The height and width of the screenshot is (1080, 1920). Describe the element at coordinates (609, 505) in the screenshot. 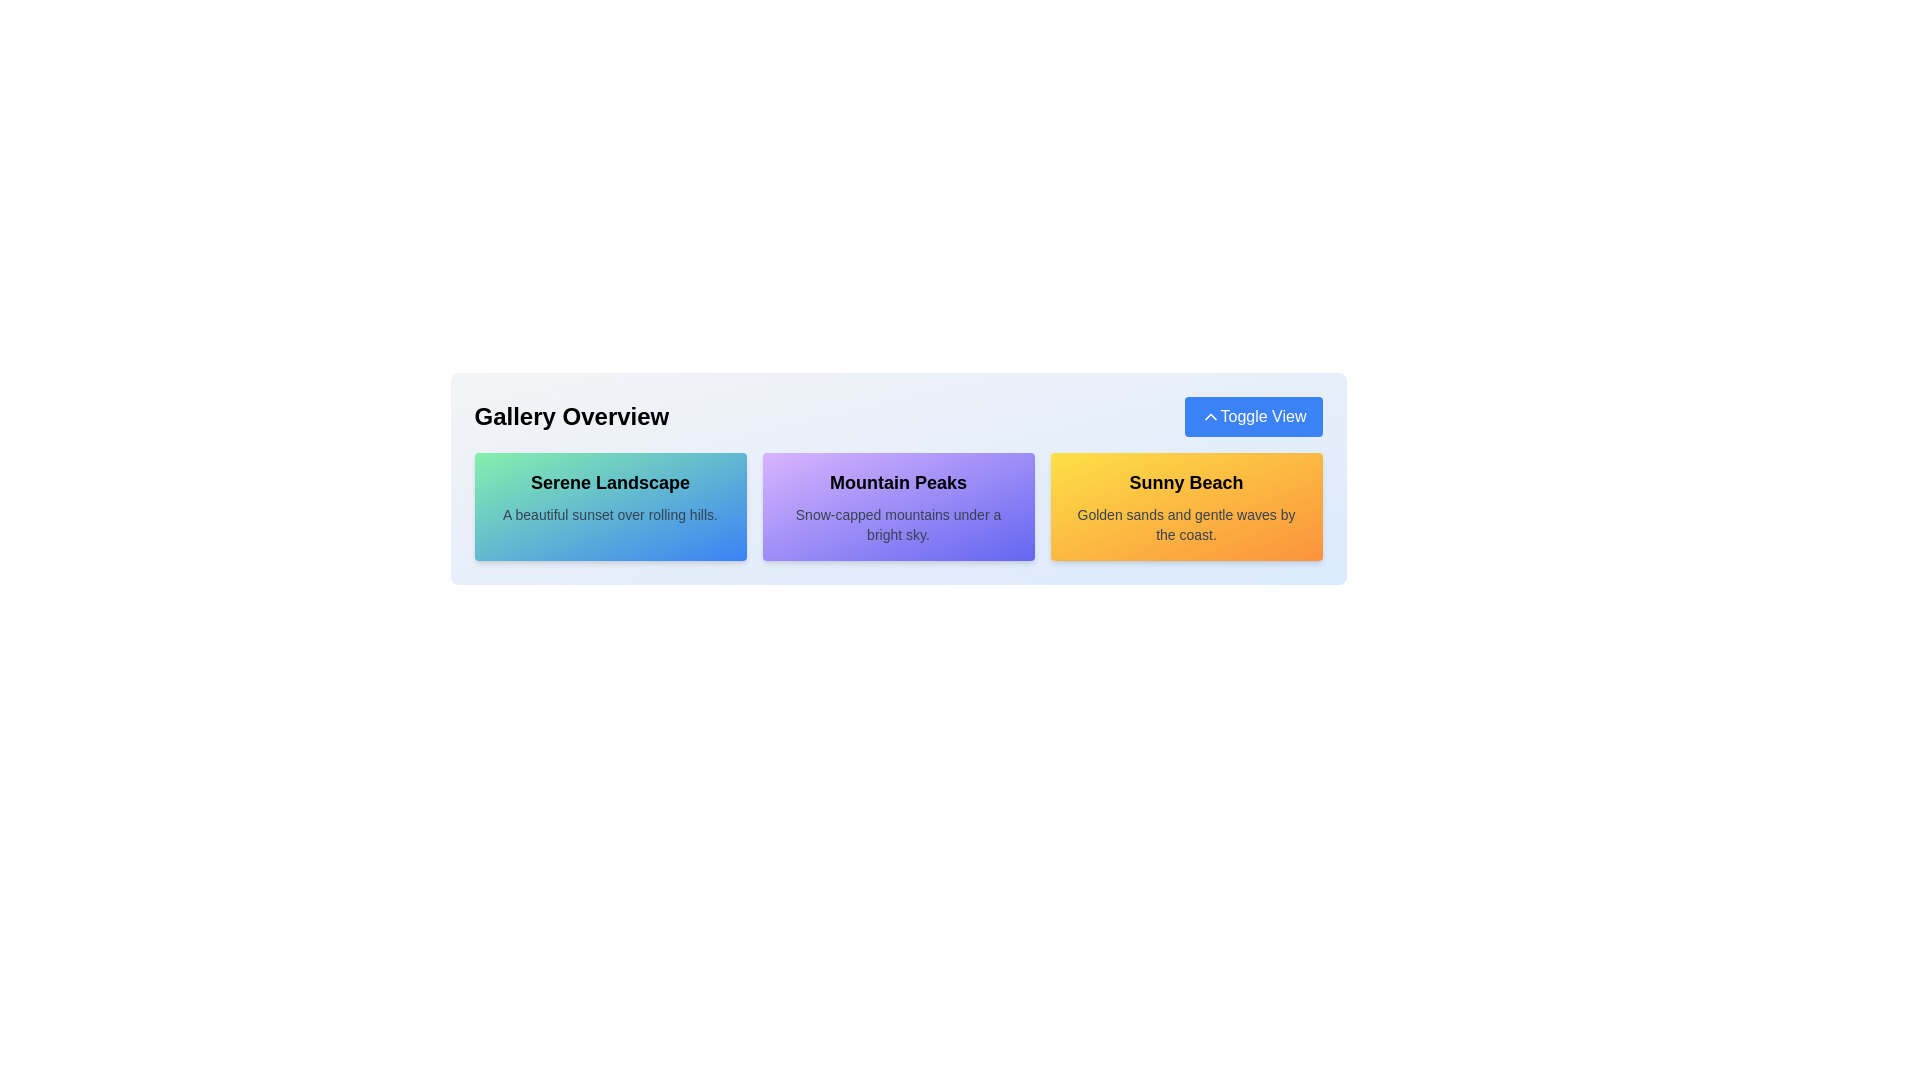

I see `the Text block with a gradient-styled background that describes 'Serene Landscape', located in the first cell of a three-column layout` at that location.